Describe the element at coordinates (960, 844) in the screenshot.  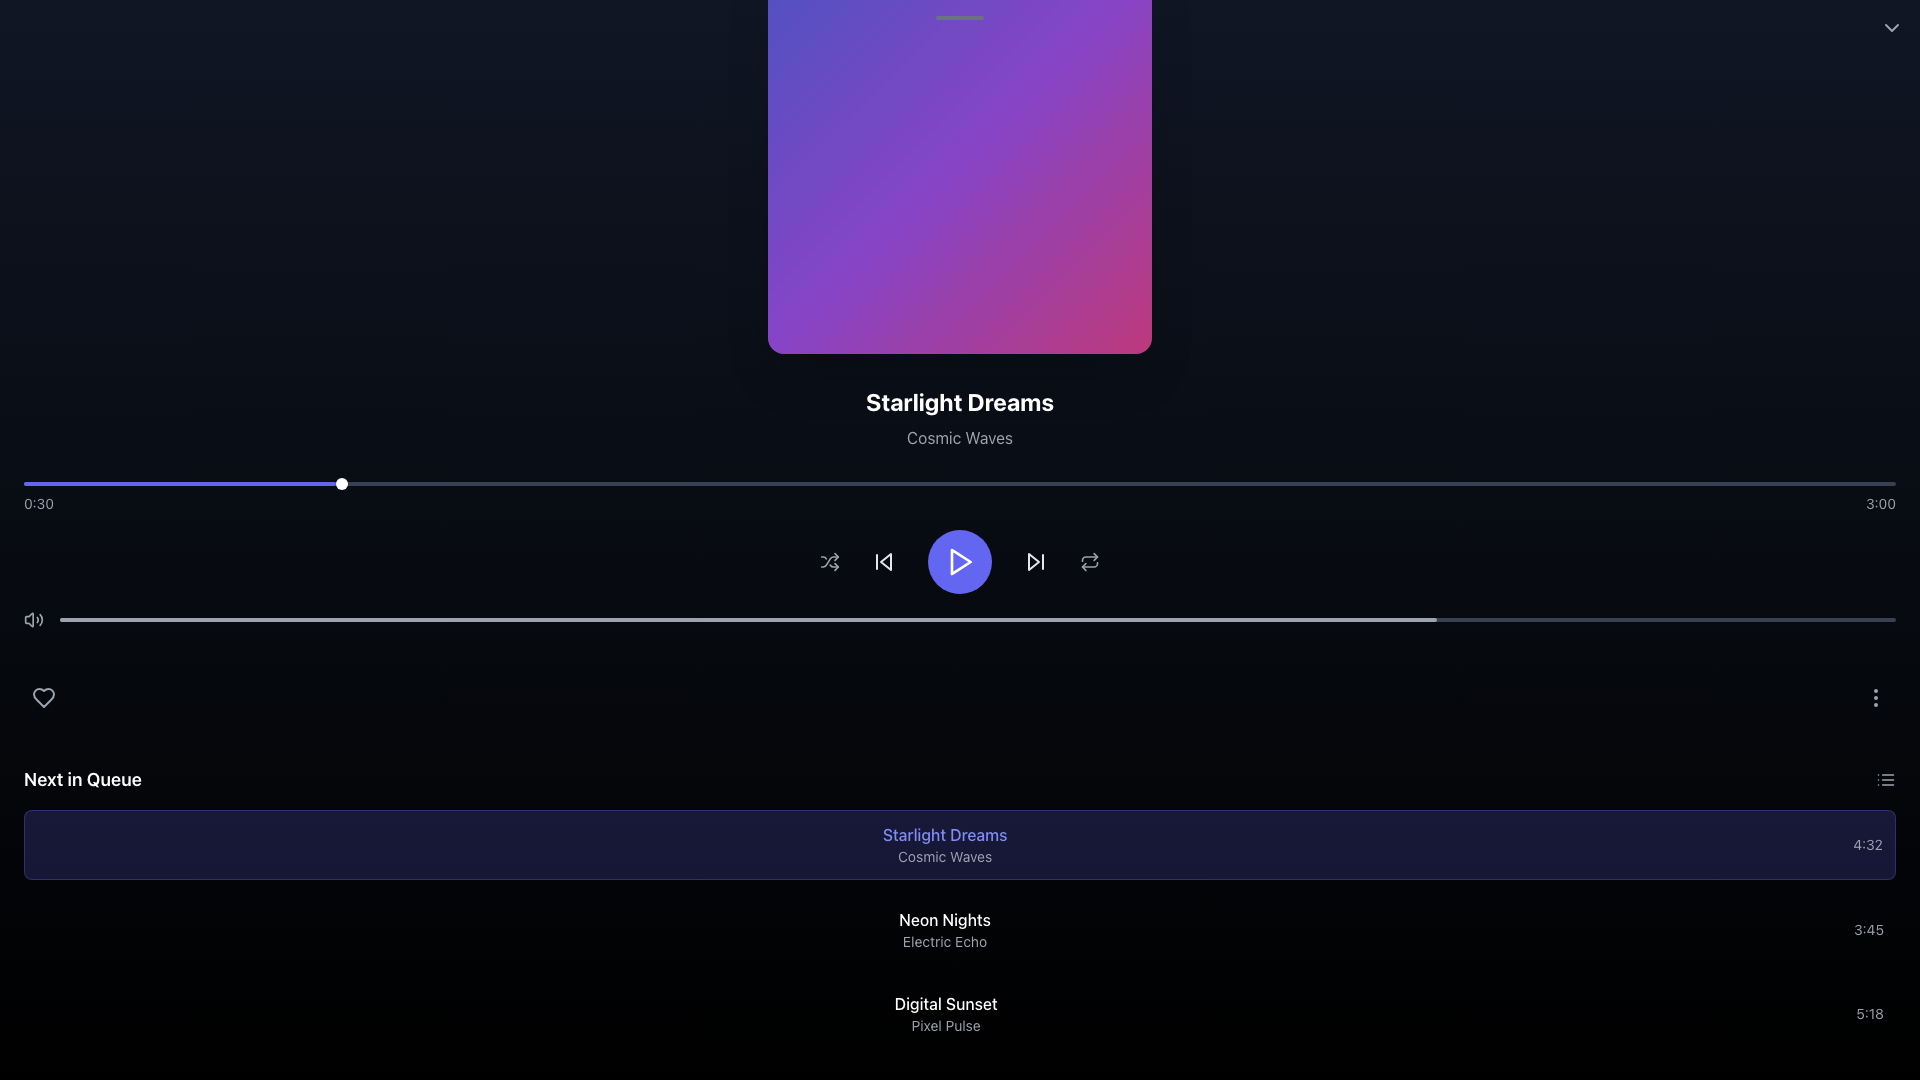
I see `to select the first item card labeled 'Starlight Dreams' in the 'Next in Queue' list` at that location.